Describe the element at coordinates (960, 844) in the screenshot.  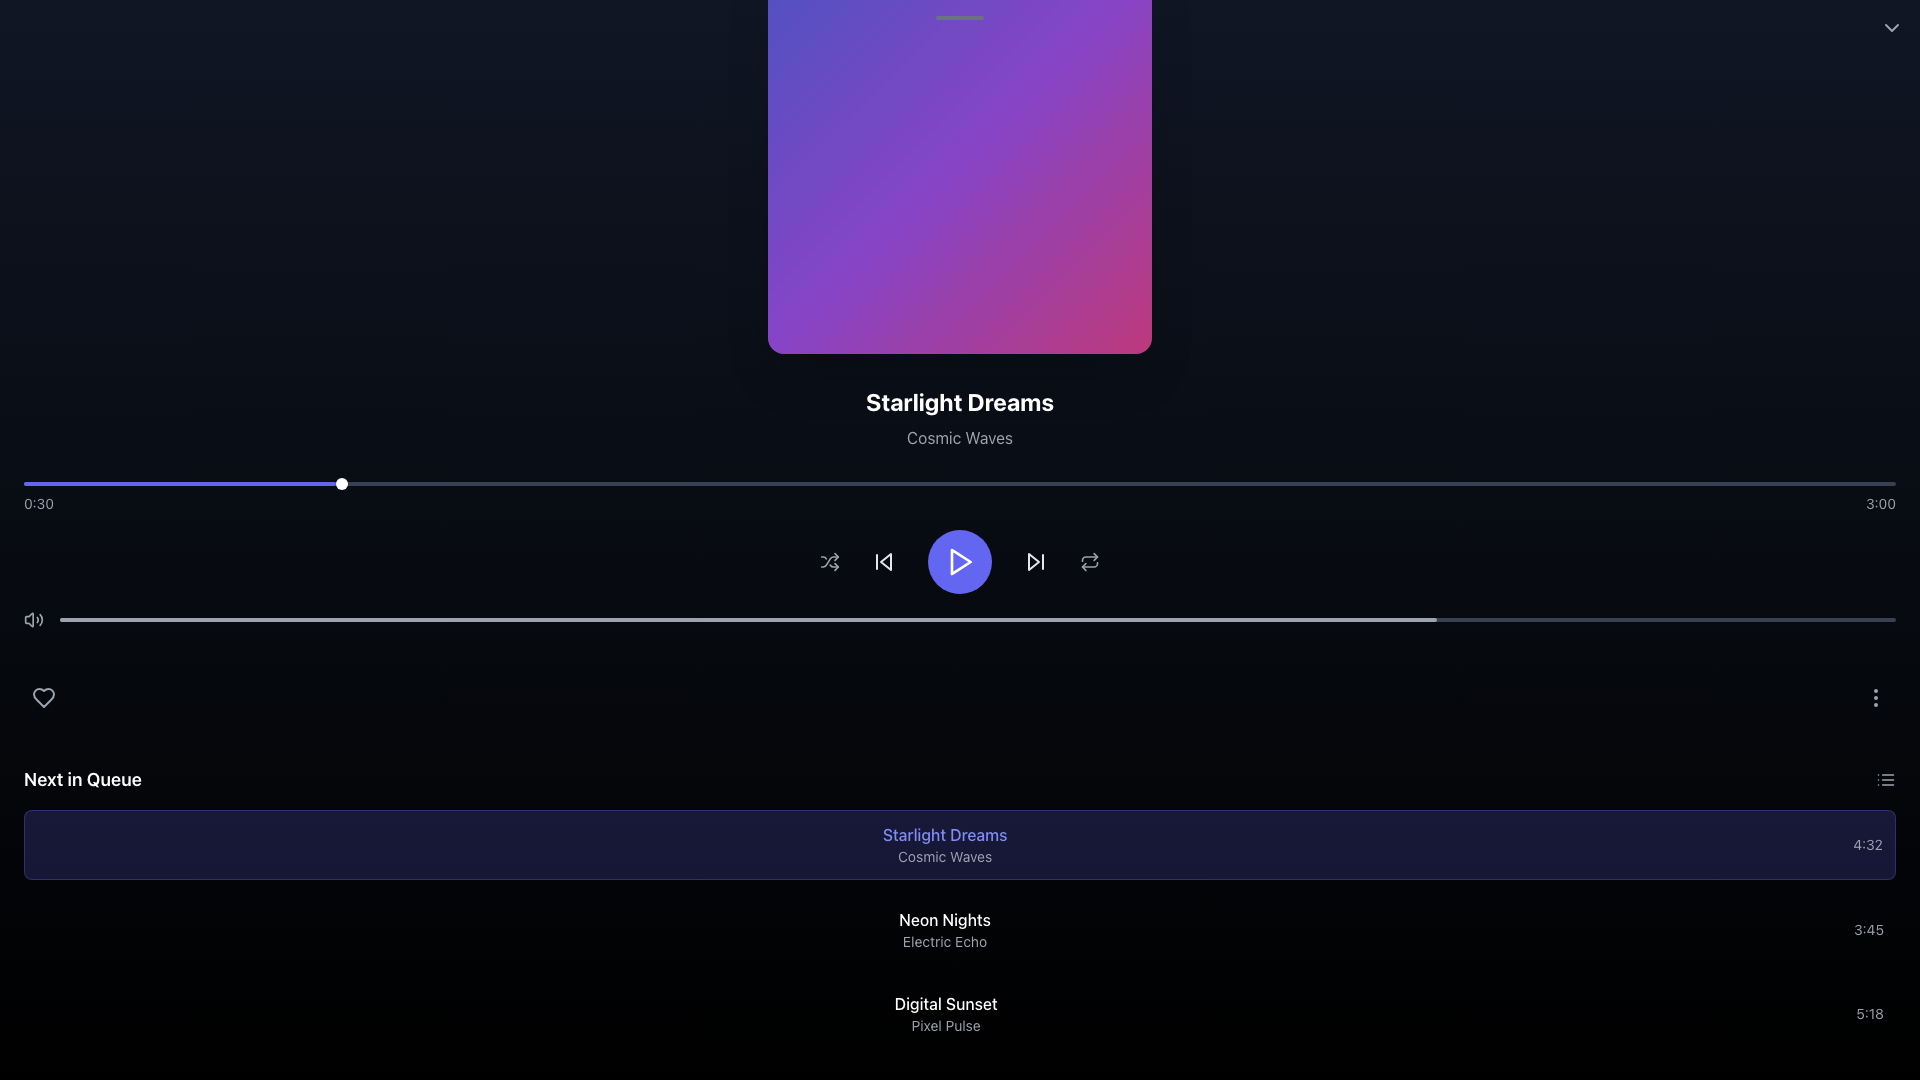
I see `to select the first item card labeled 'Starlight Dreams' in the 'Next in Queue' list` at that location.